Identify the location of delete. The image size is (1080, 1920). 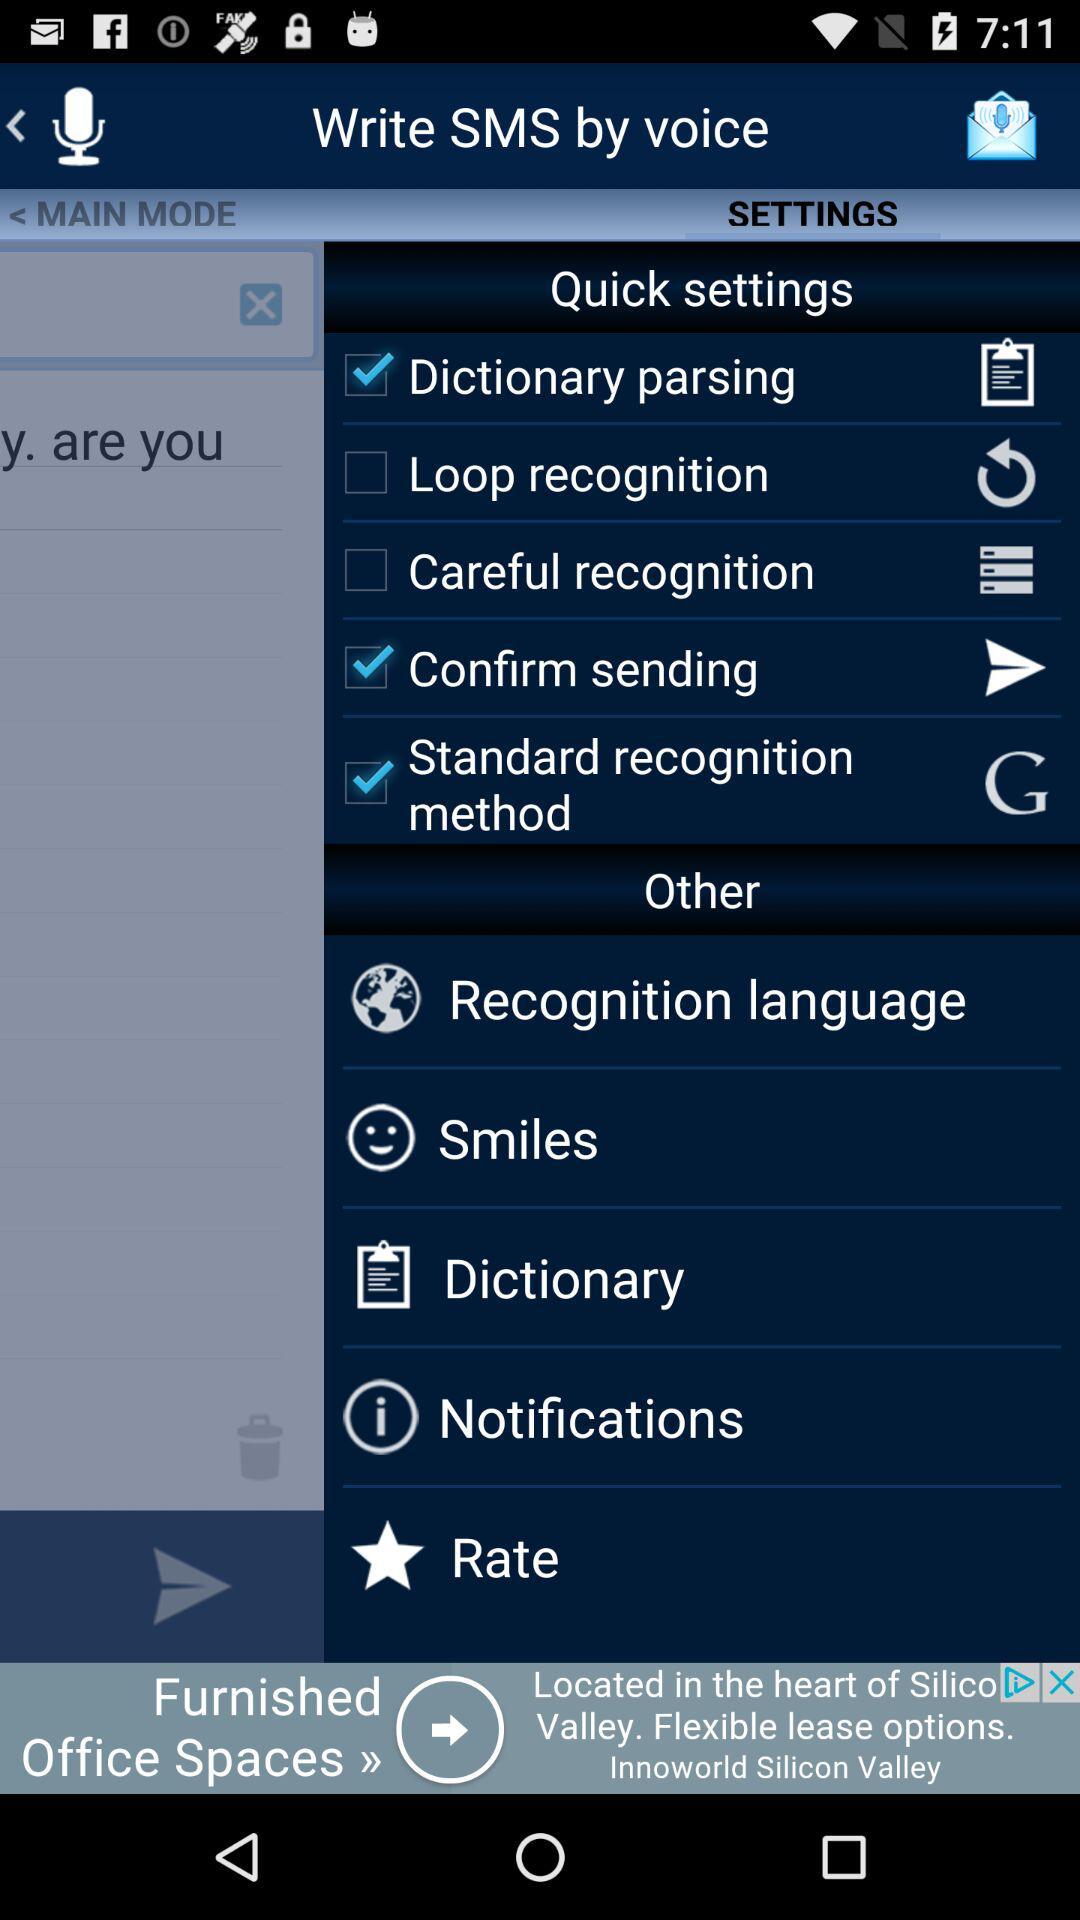
(259, 1447).